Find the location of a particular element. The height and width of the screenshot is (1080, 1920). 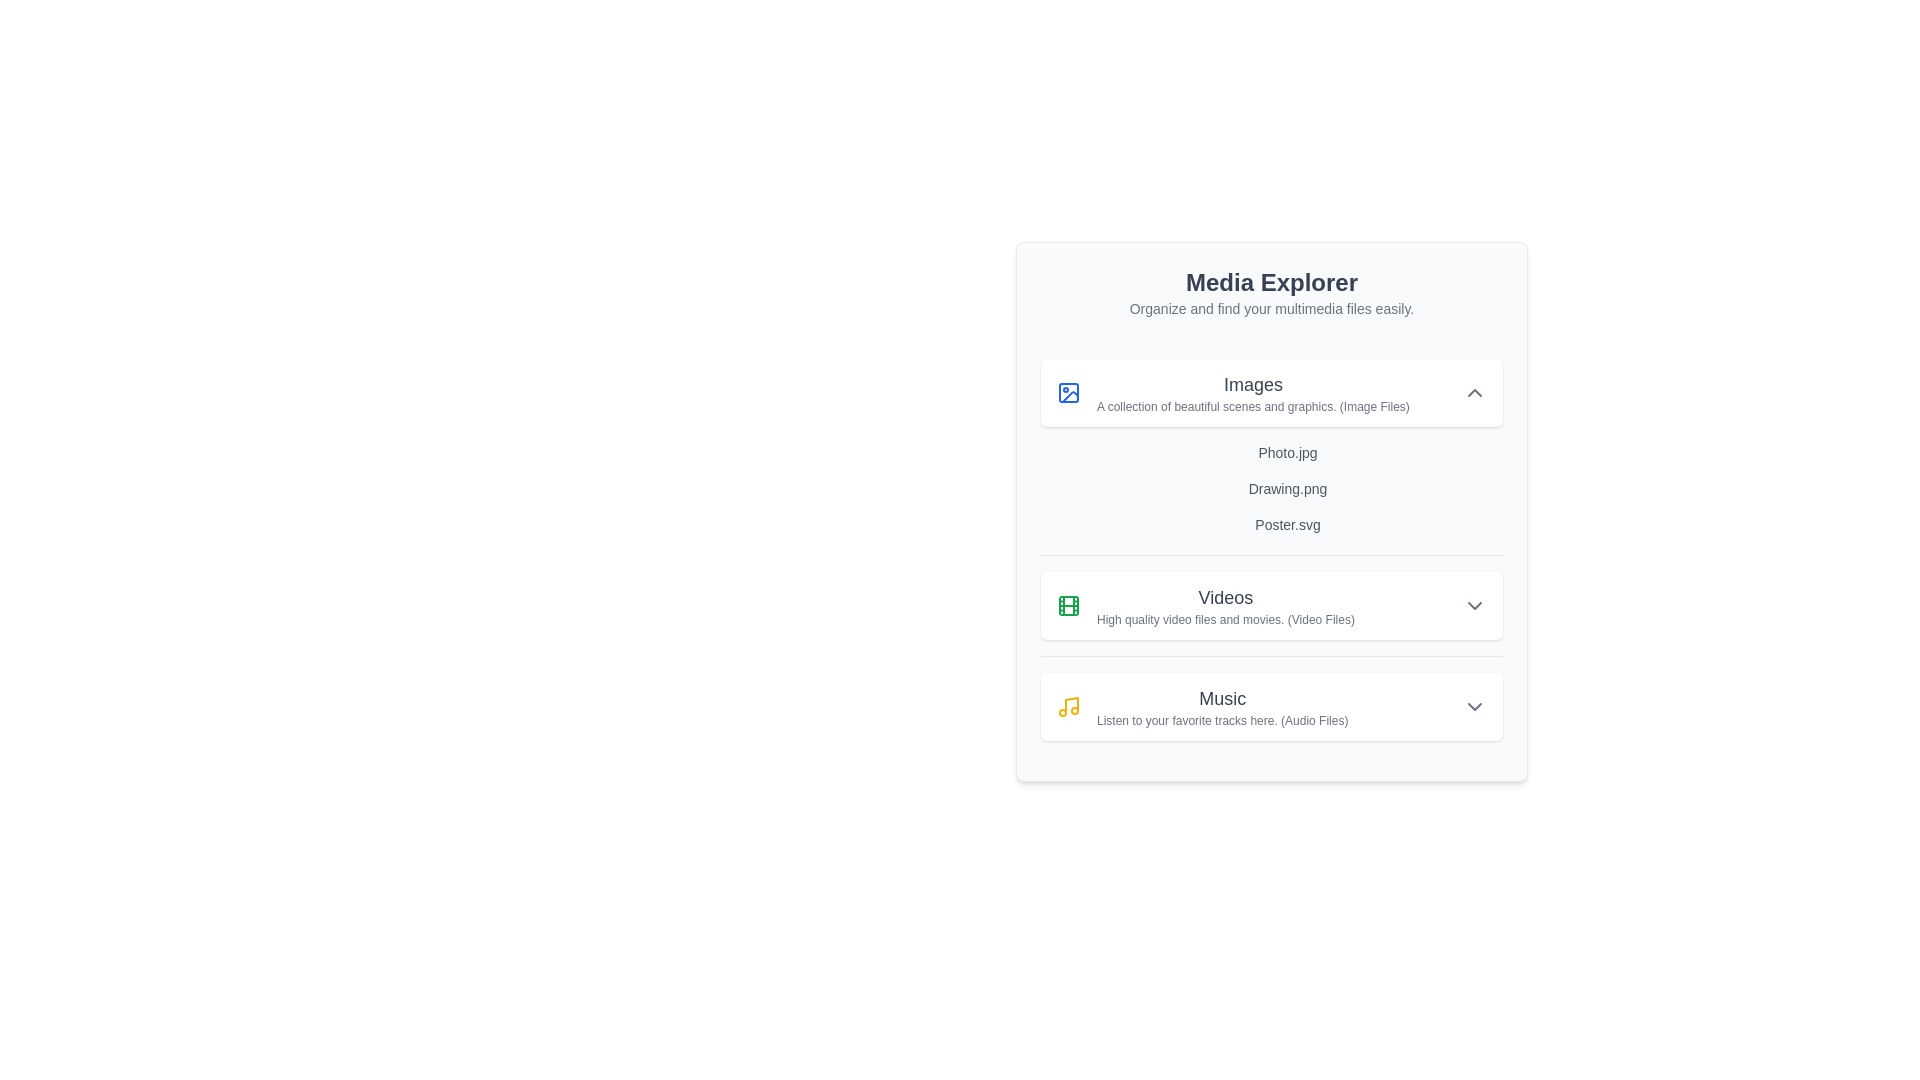

the section header for the 'Images' category is located at coordinates (1252, 393).